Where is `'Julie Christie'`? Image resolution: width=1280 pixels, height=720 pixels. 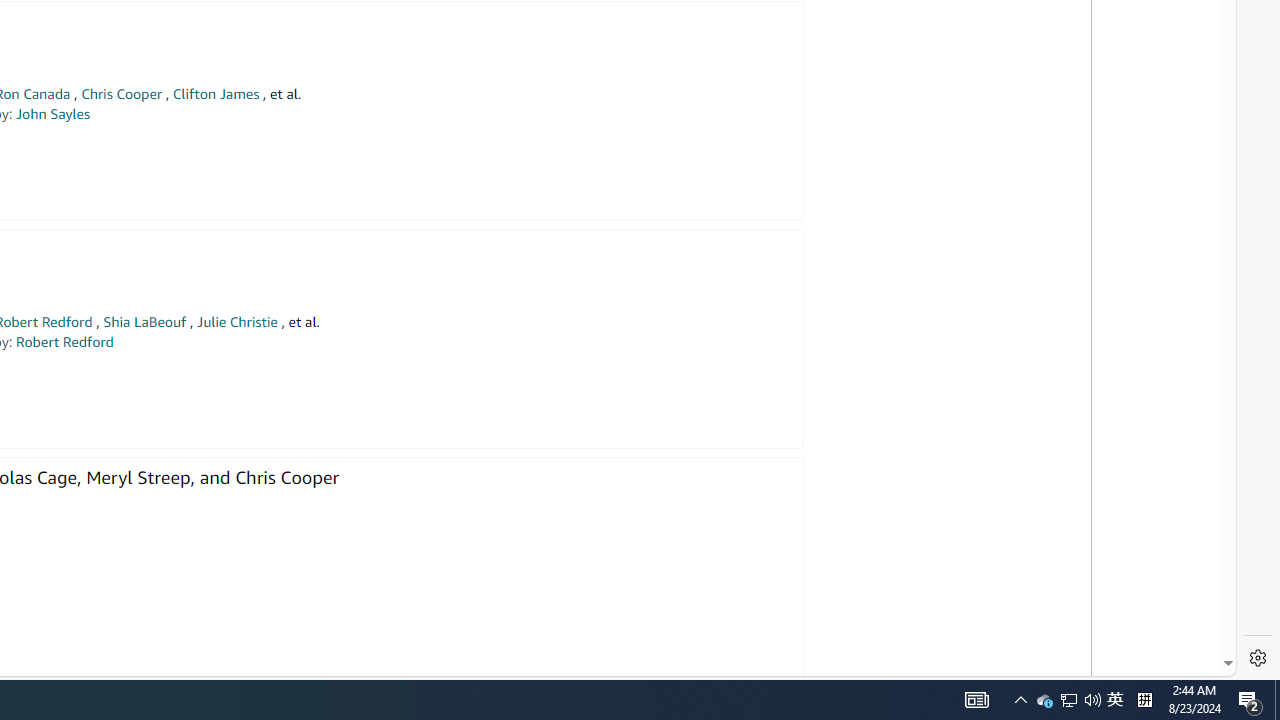
'Julie Christie' is located at coordinates (237, 321).